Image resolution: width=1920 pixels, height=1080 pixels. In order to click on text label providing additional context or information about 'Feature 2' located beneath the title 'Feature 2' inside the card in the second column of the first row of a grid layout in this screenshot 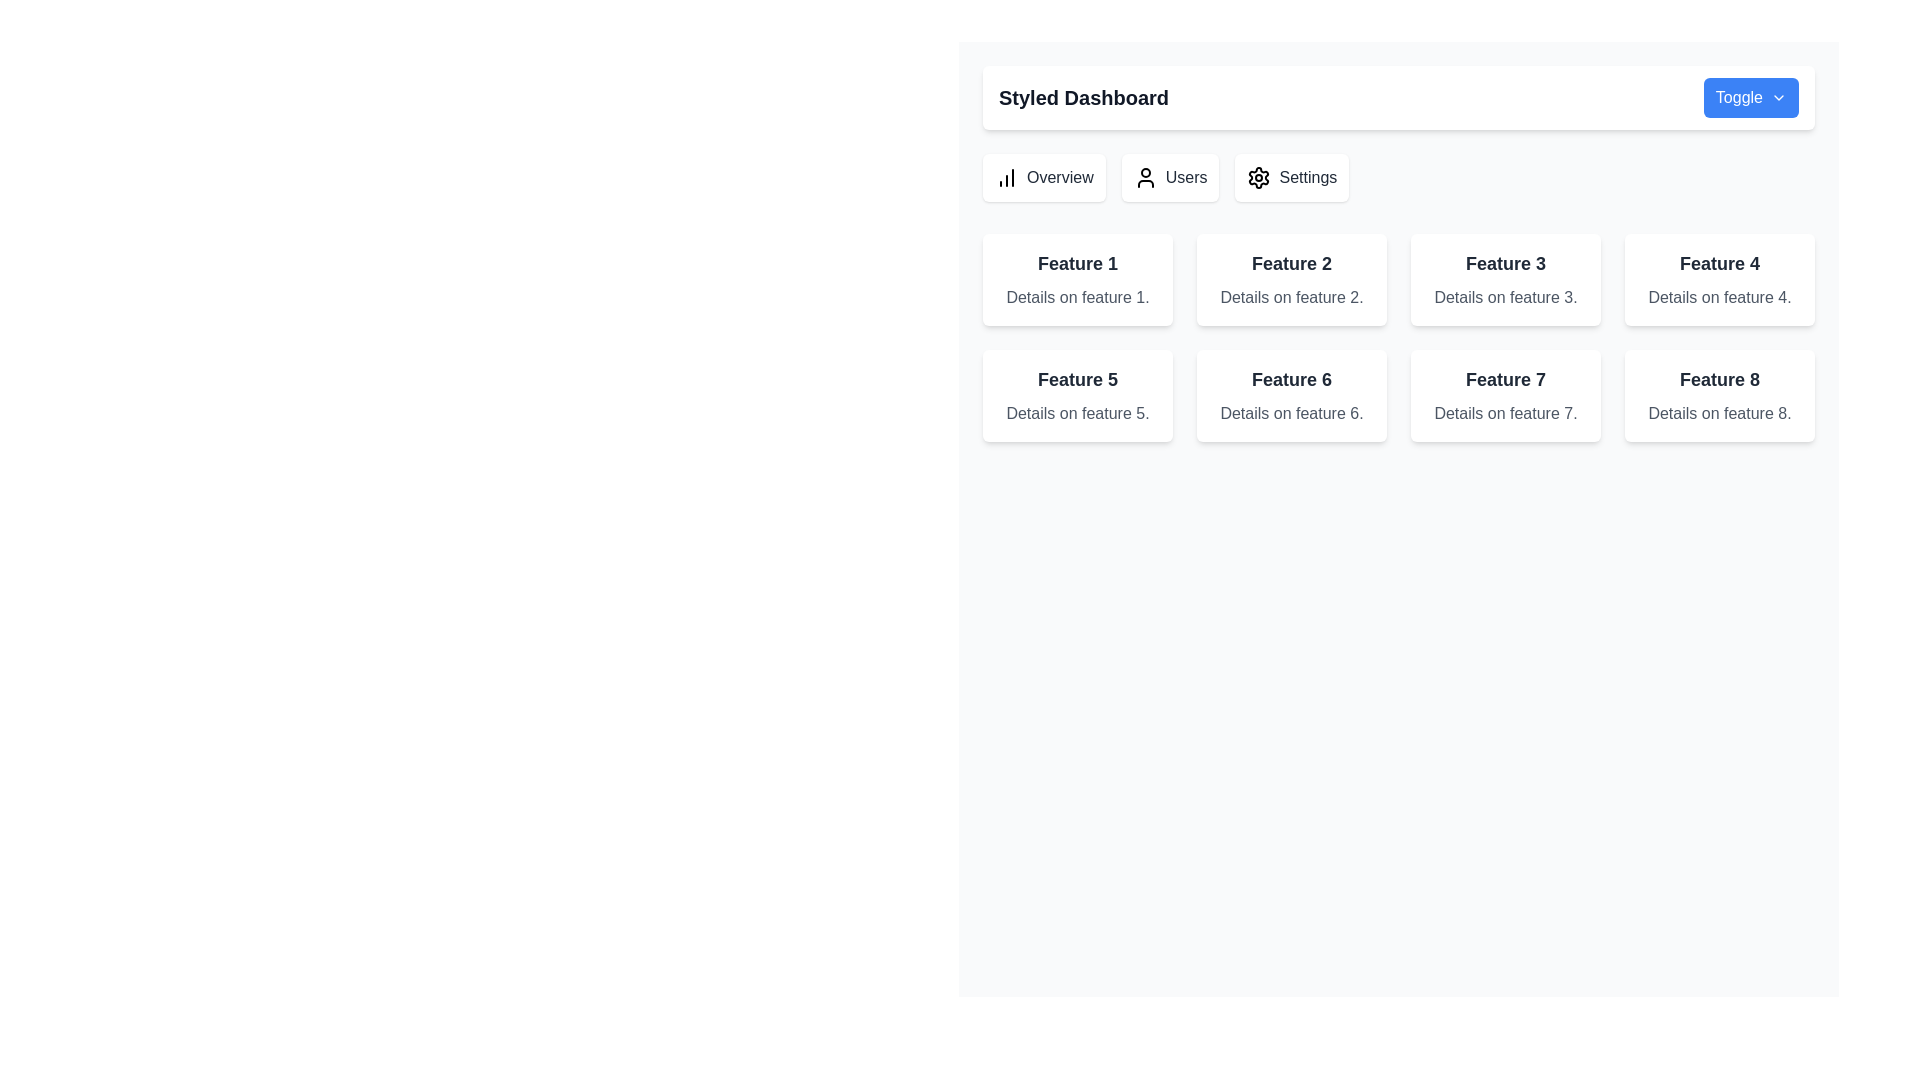, I will do `click(1291, 297)`.